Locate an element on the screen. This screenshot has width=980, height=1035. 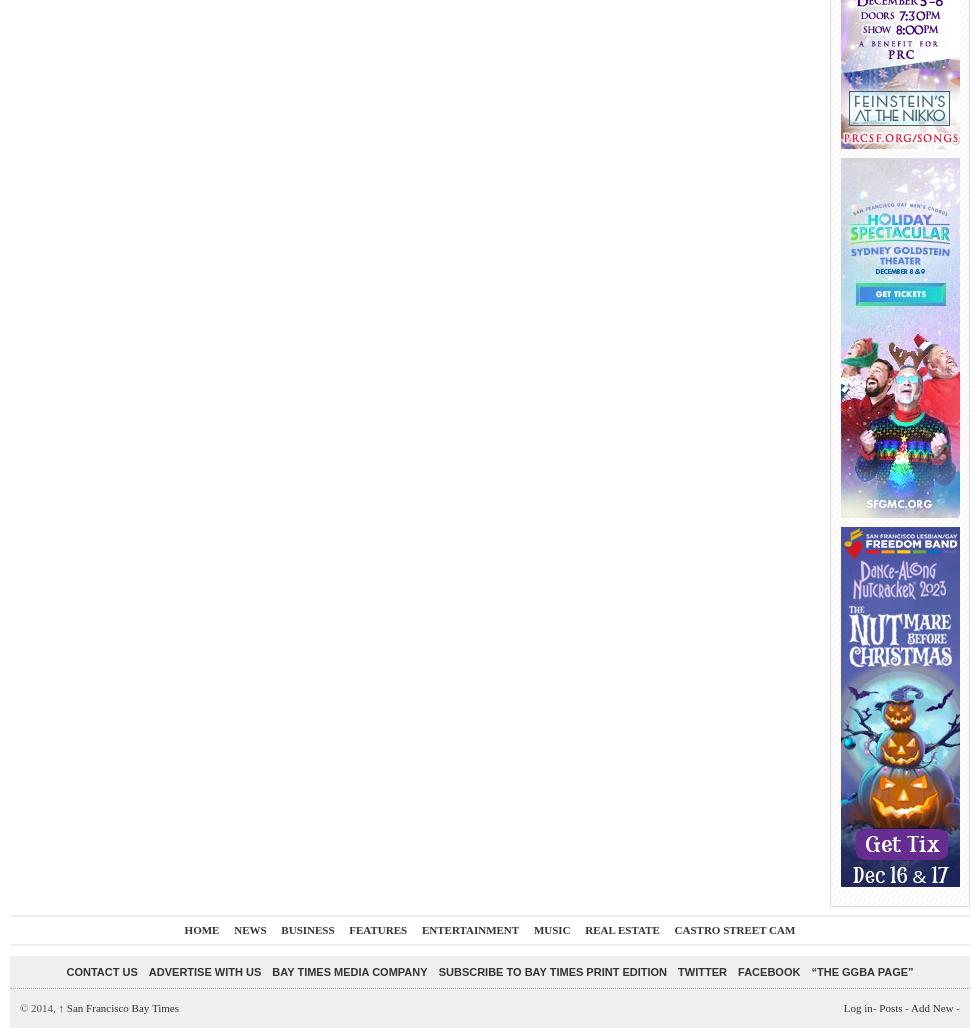
'Real Estate' is located at coordinates (584, 928).